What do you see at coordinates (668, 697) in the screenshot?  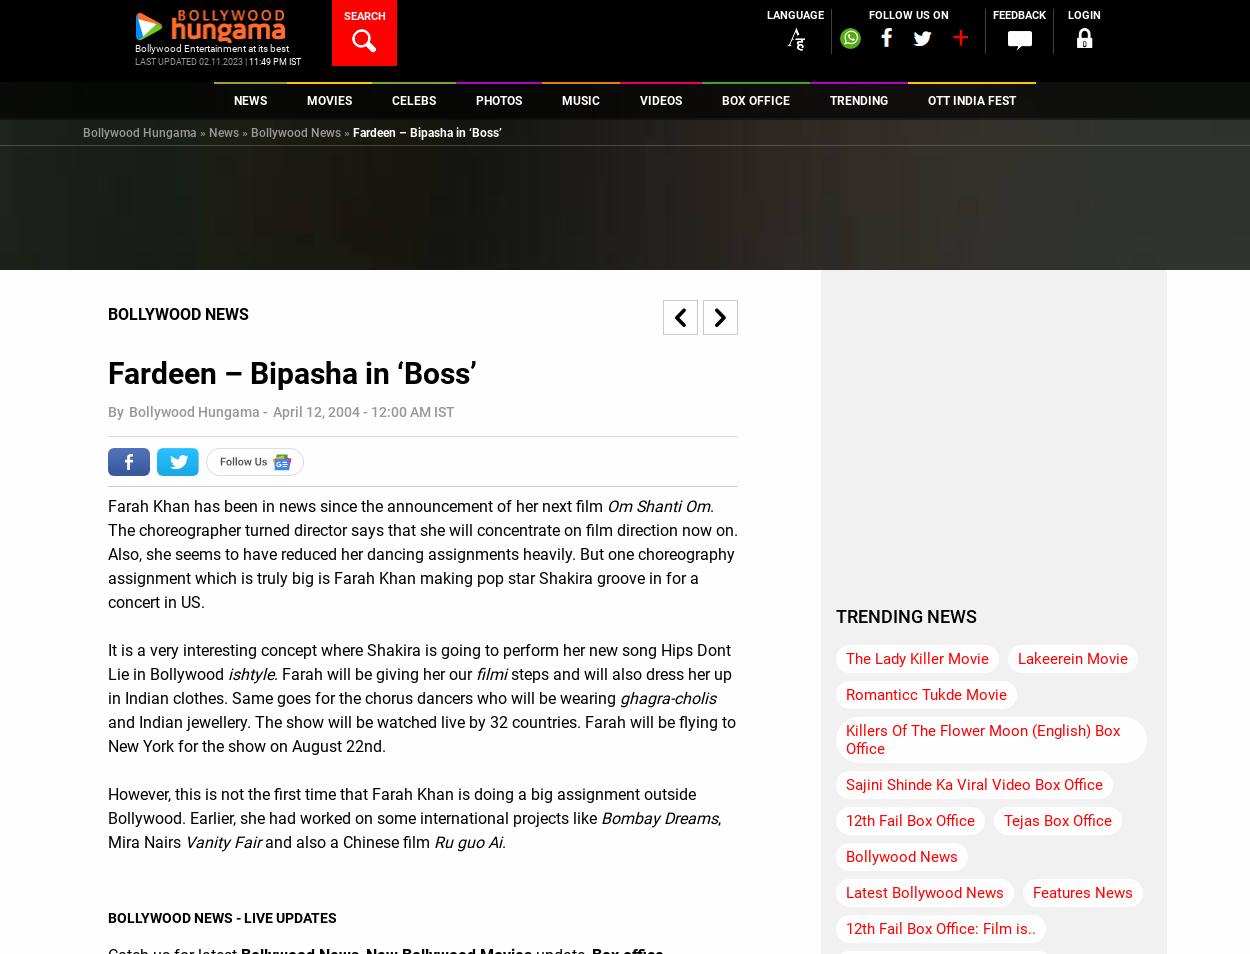 I see `'ghagra-cholis'` at bounding box center [668, 697].